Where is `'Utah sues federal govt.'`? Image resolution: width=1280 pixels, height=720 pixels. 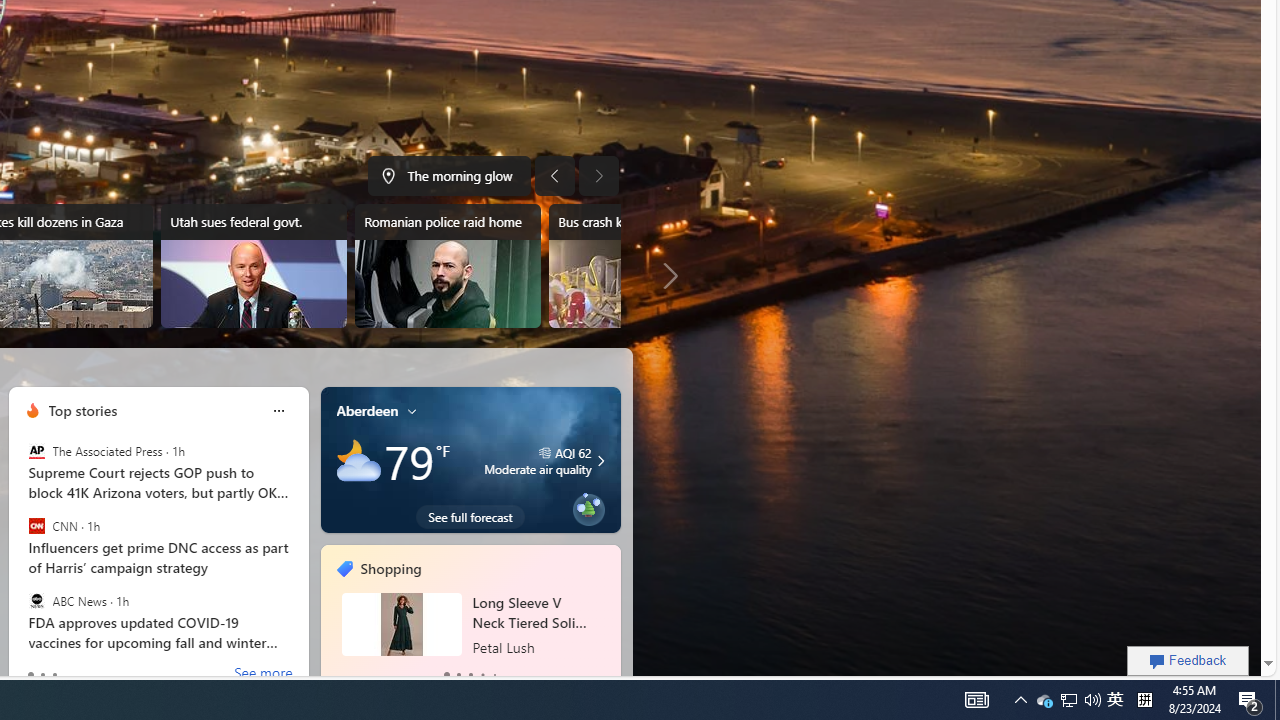
'Utah sues federal govt.' is located at coordinates (252, 265).